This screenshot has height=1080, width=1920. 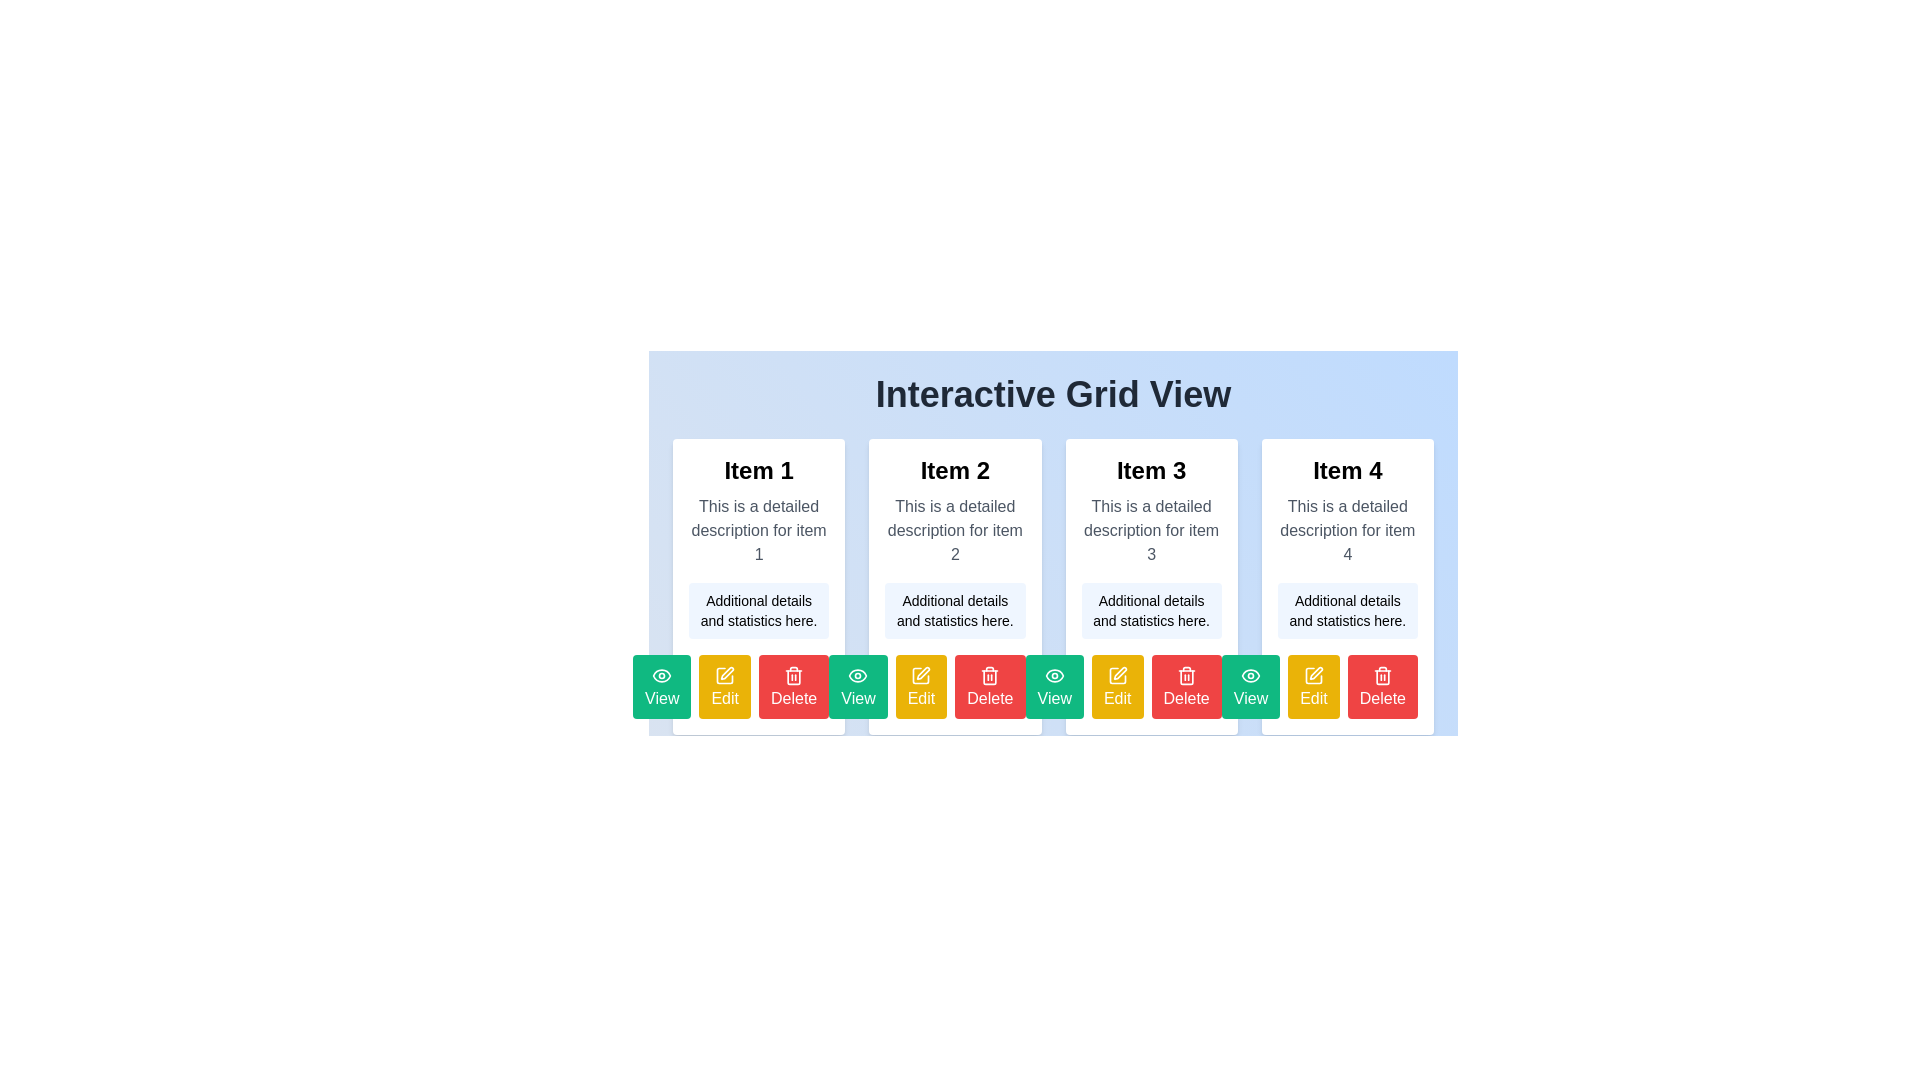 What do you see at coordinates (990, 685) in the screenshot?
I see `the delete button located at the bottom row of the grid layout, which is the last button to the right in the fourth column, to initiate the deletion action` at bounding box center [990, 685].